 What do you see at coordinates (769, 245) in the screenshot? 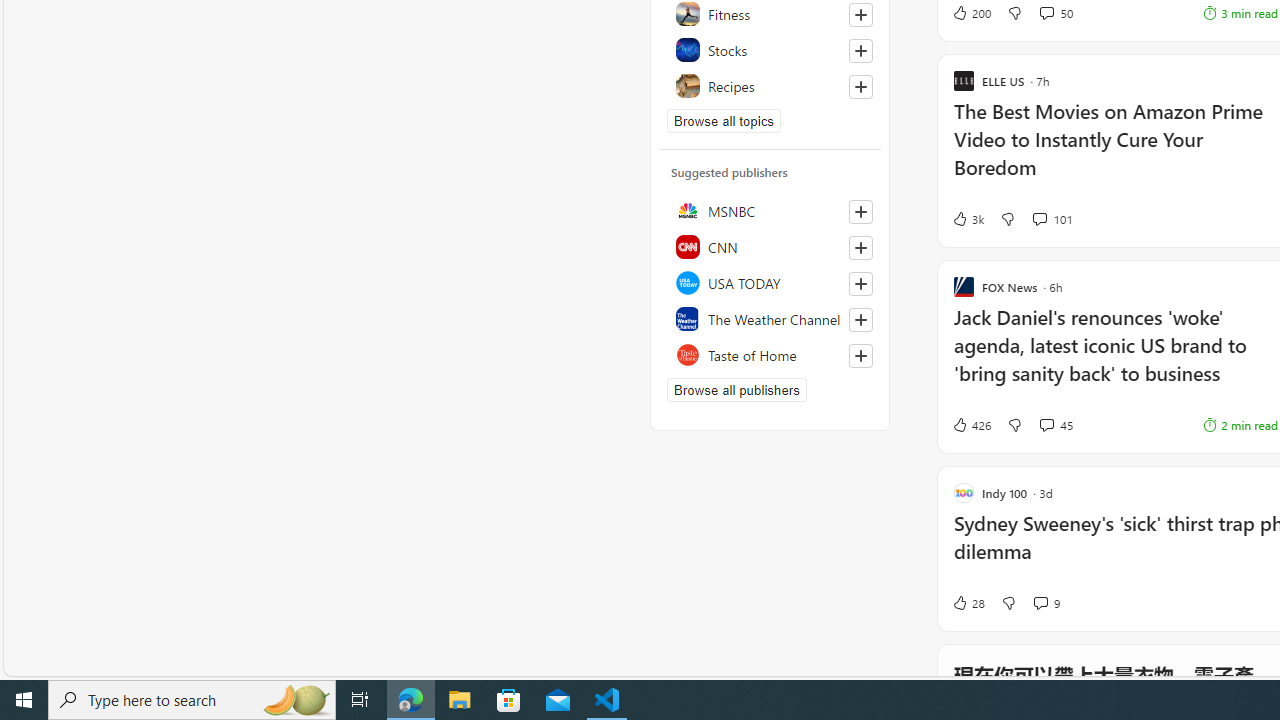
I see `'CNN'` at bounding box center [769, 245].